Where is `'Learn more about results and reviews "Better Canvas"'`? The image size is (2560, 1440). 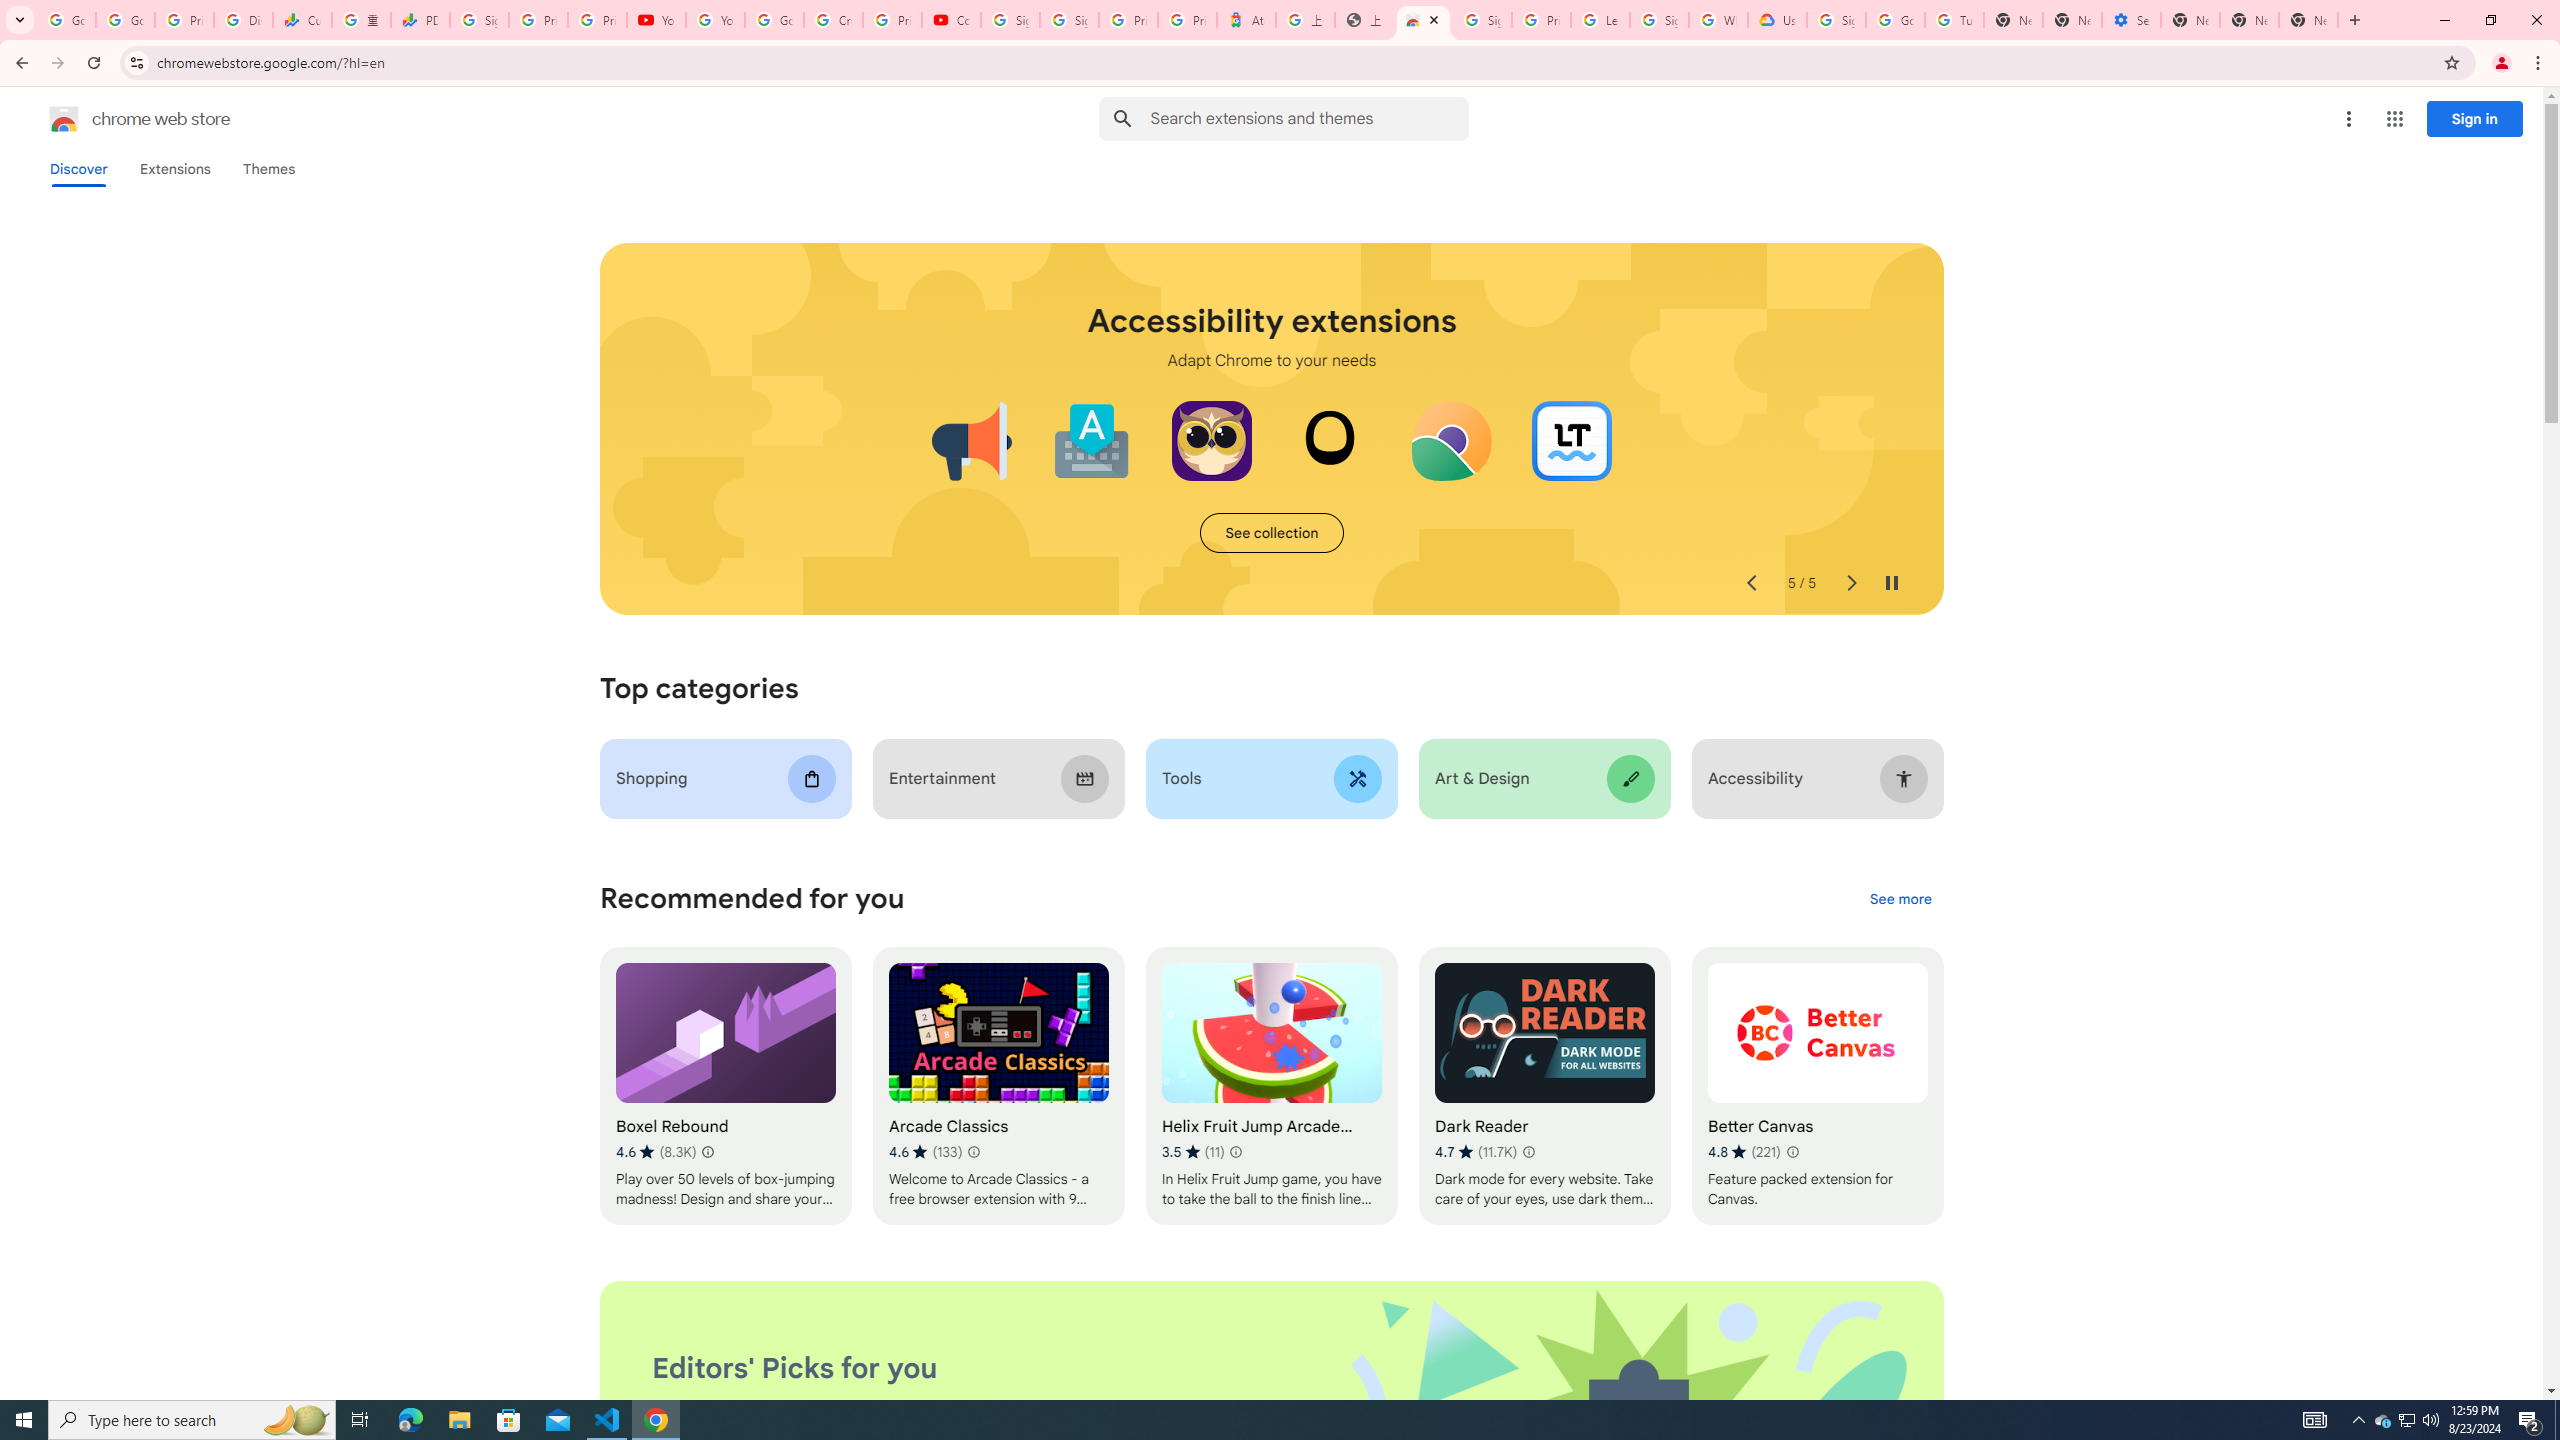
'Learn more about results and reviews "Better Canvas"' is located at coordinates (1791, 1152).